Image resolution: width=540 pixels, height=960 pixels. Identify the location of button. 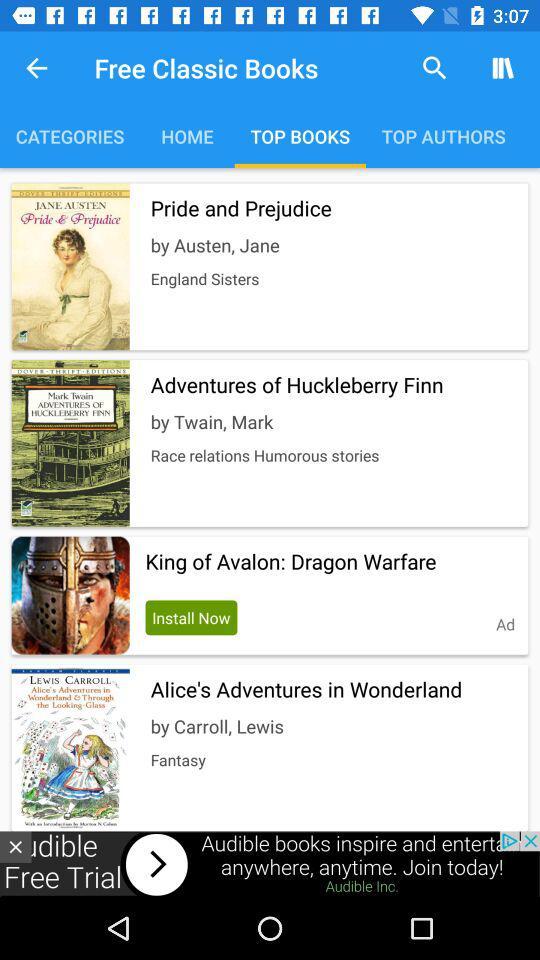
(14, 846).